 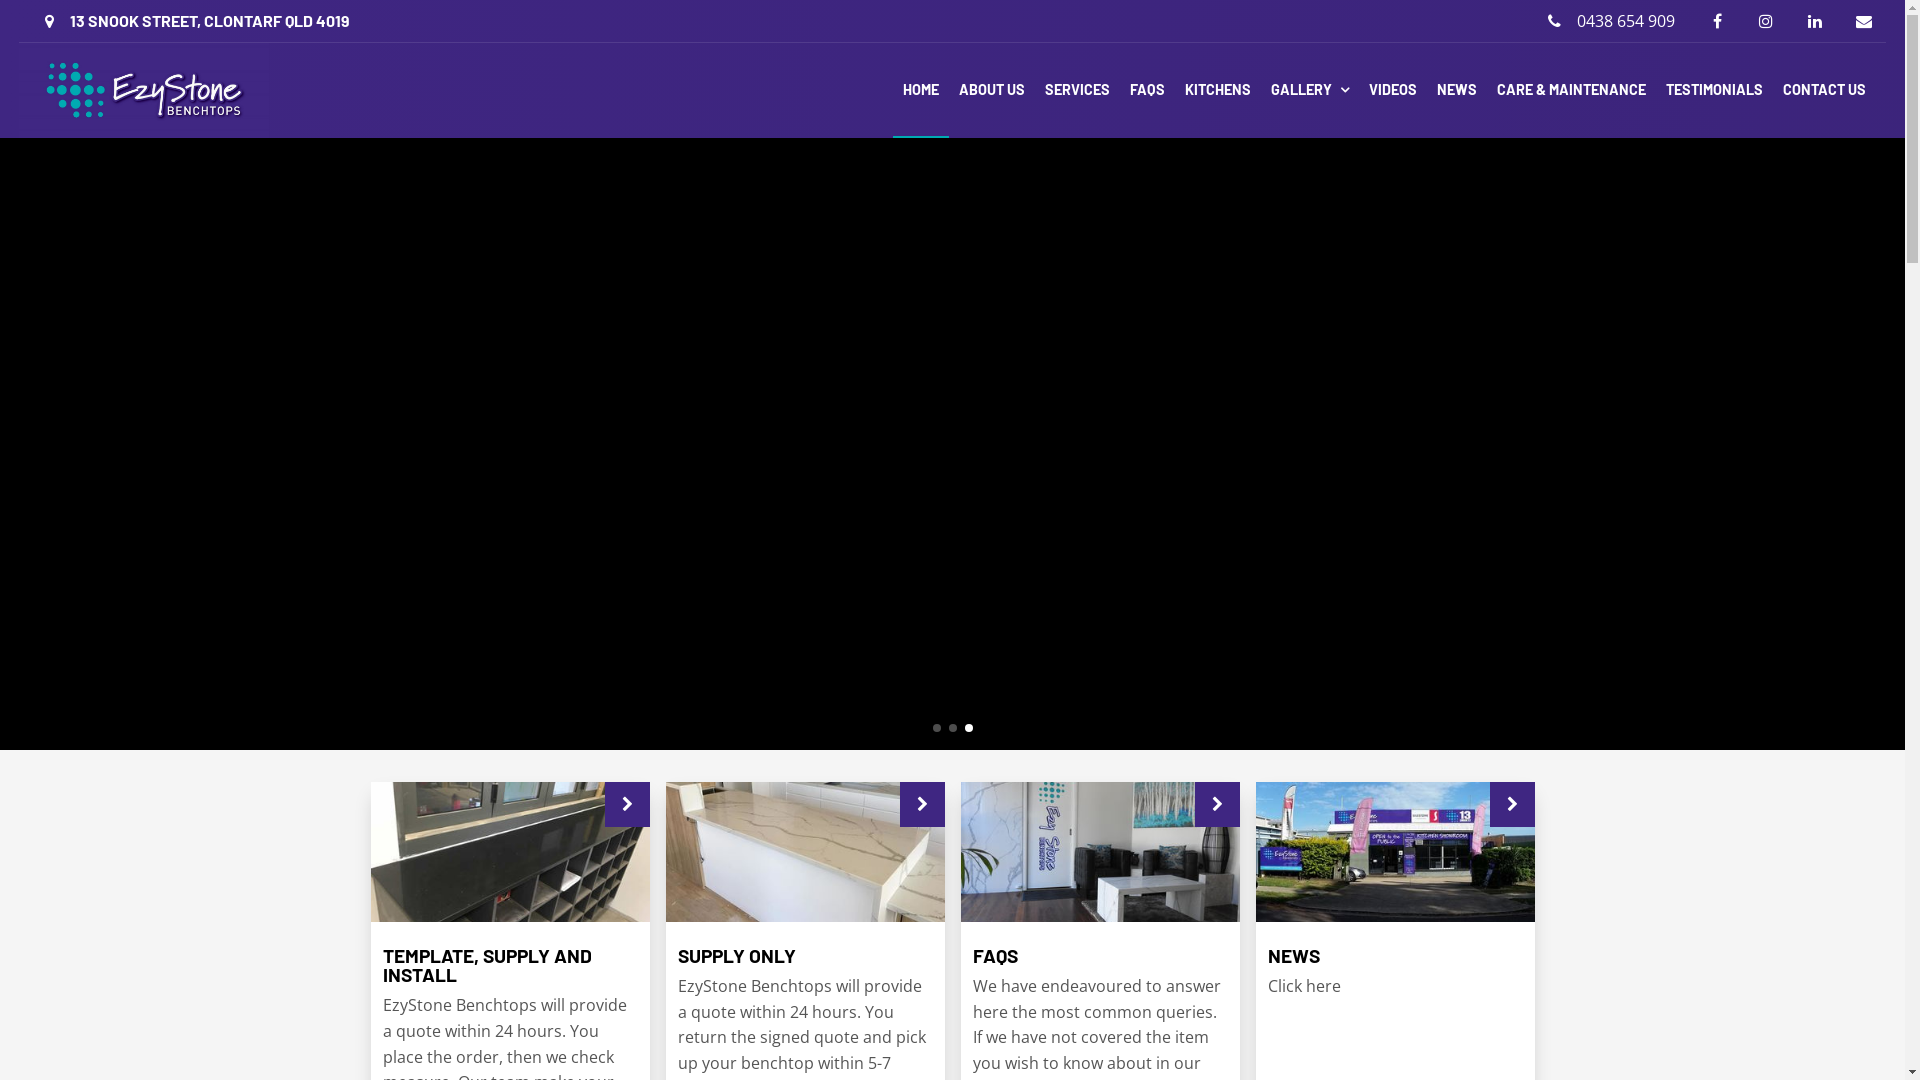 What do you see at coordinates (1824, 90) in the screenshot?
I see `'CONTACT US'` at bounding box center [1824, 90].